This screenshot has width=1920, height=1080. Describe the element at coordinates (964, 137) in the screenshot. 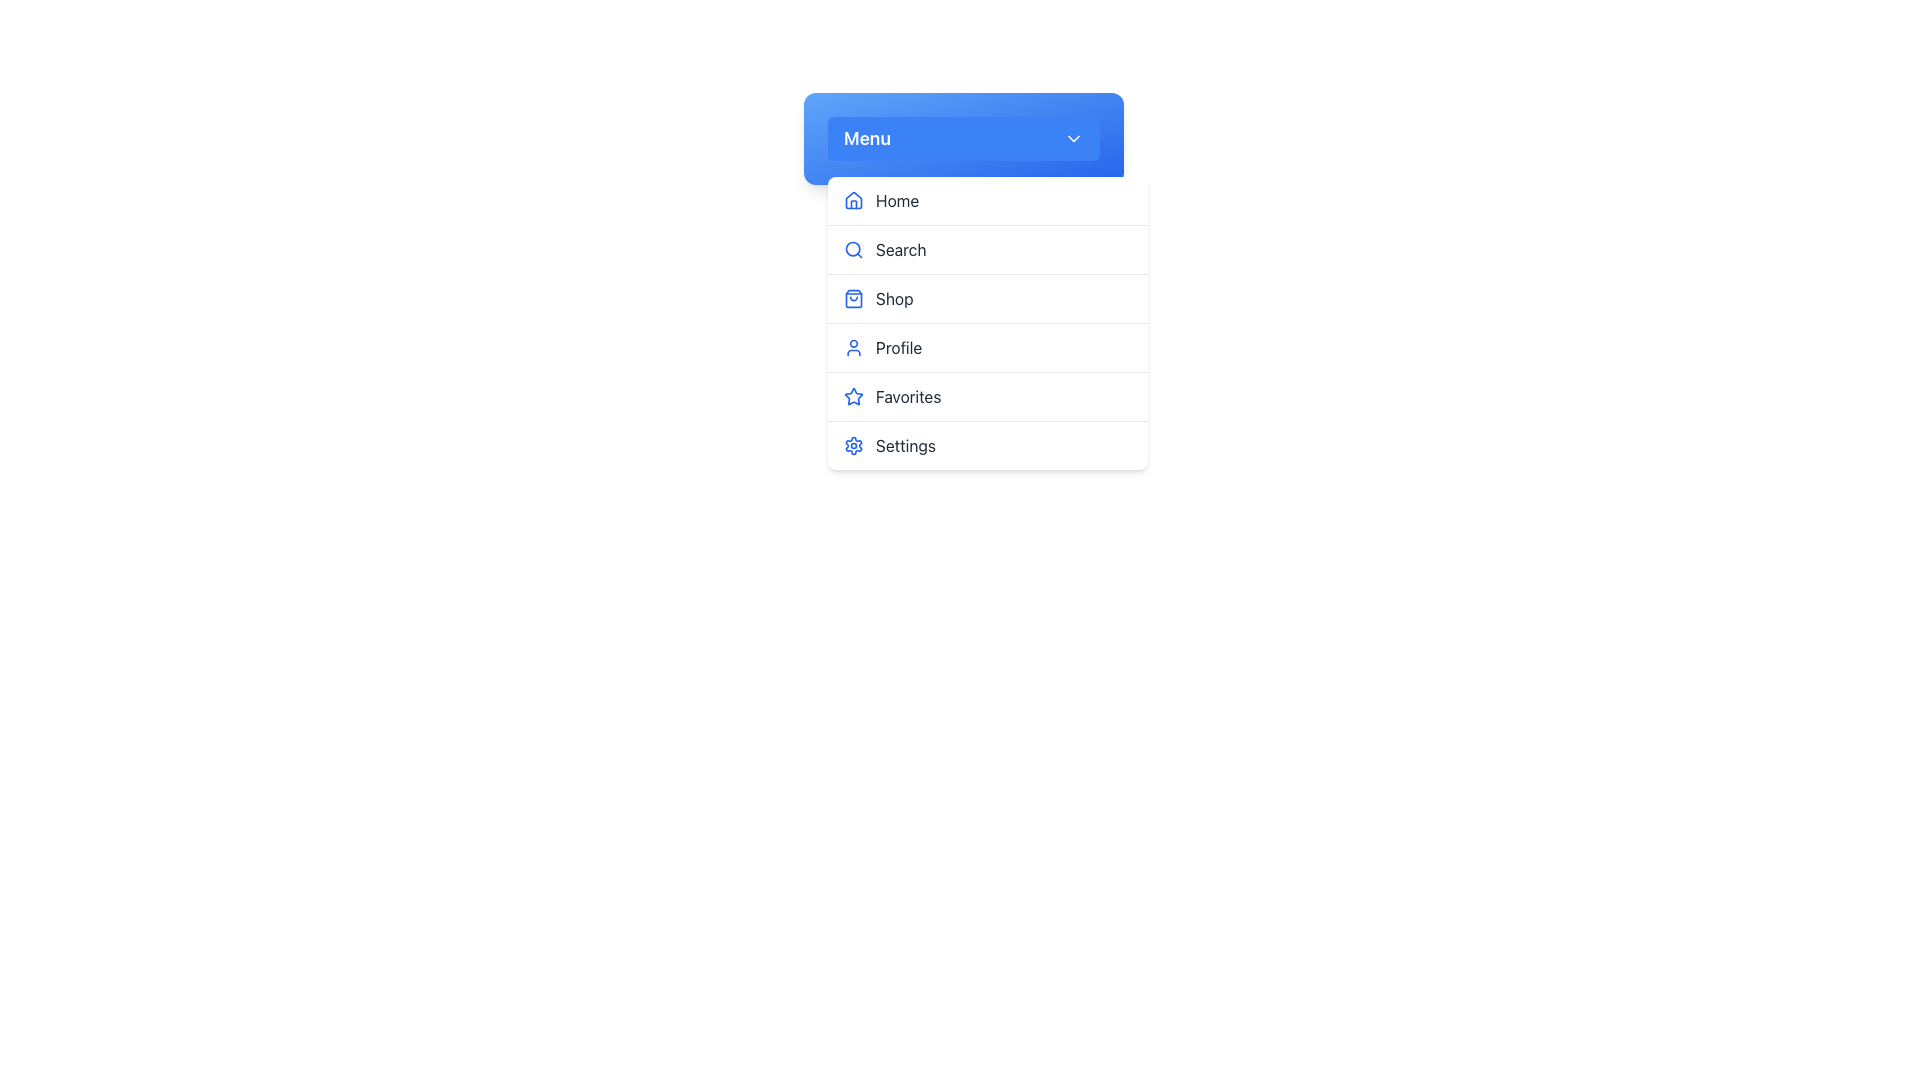

I see `the blue 'Menu' button with rounded edges` at that location.